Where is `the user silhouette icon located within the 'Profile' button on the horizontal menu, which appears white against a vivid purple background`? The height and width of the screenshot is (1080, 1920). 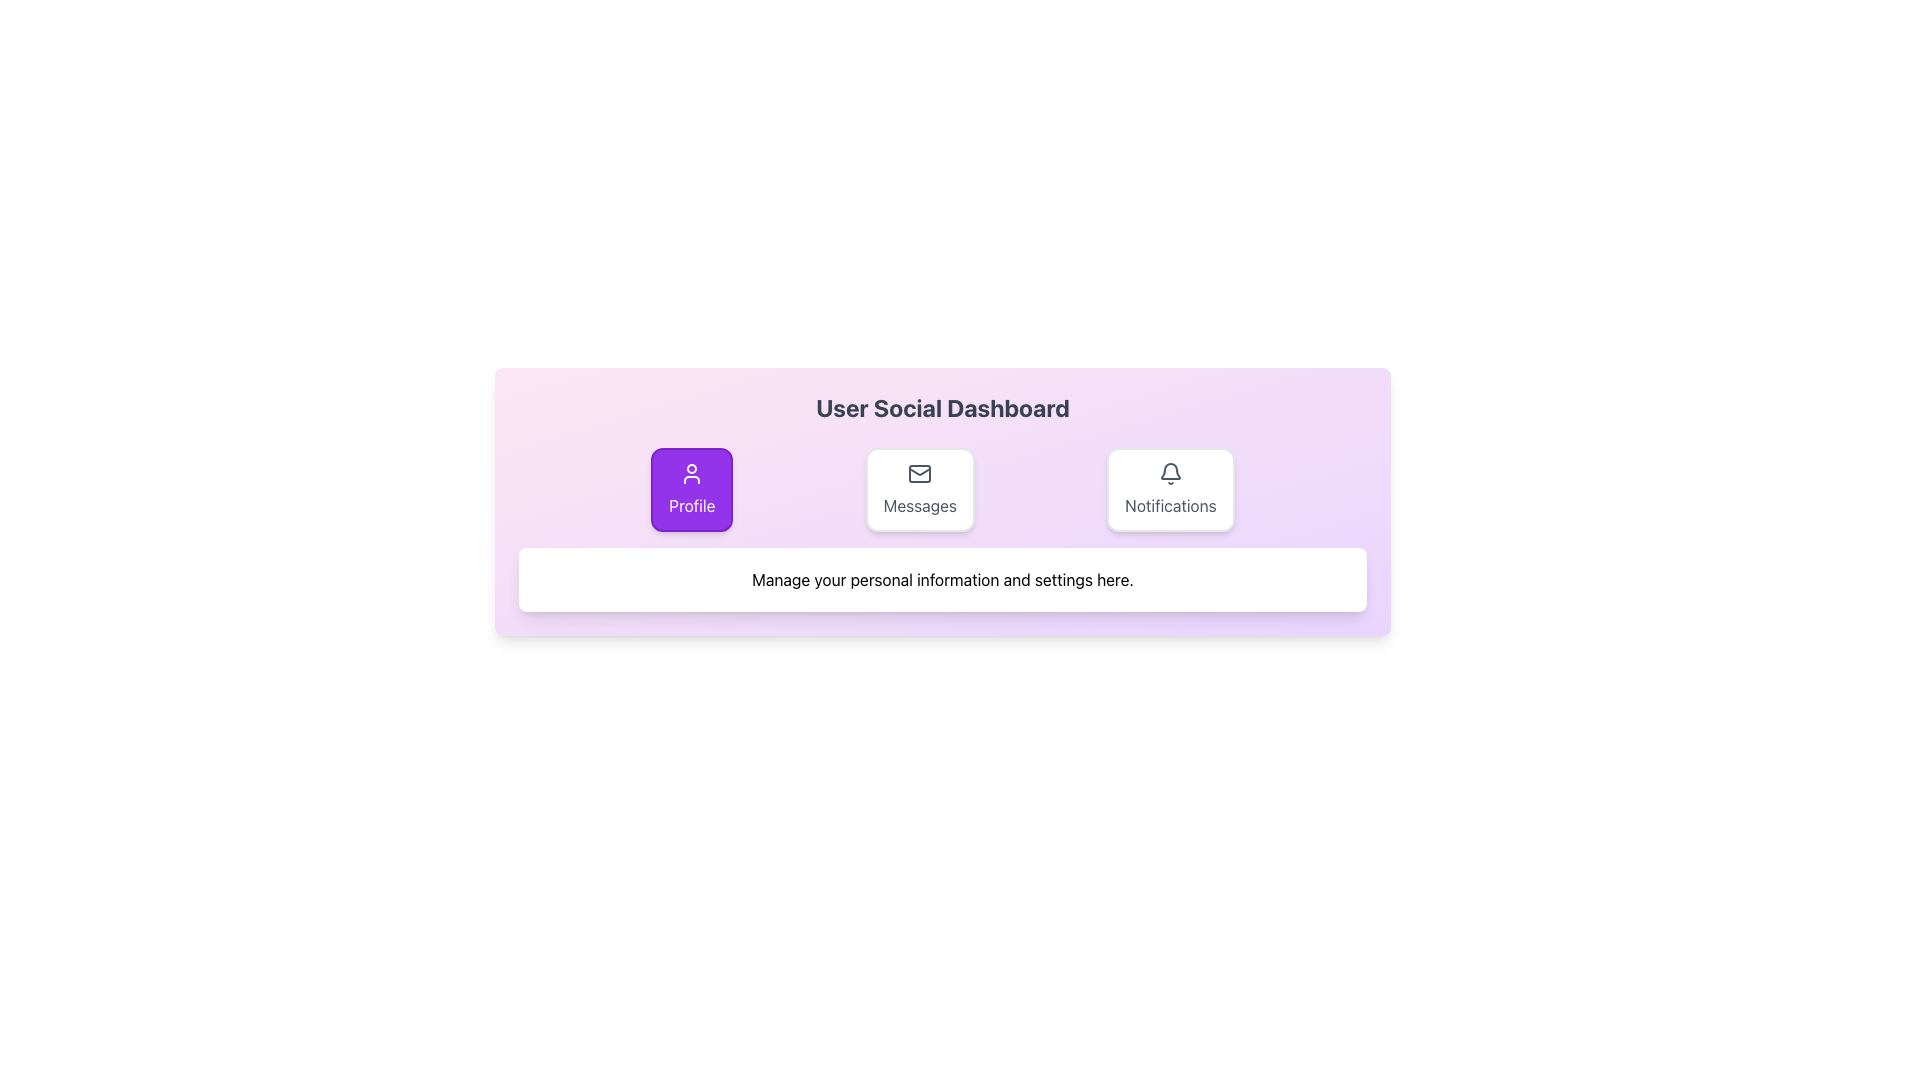
the user silhouette icon located within the 'Profile' button on the horizontal menu, which appears white against a vivid purple background is located at coordinates (692, 474).